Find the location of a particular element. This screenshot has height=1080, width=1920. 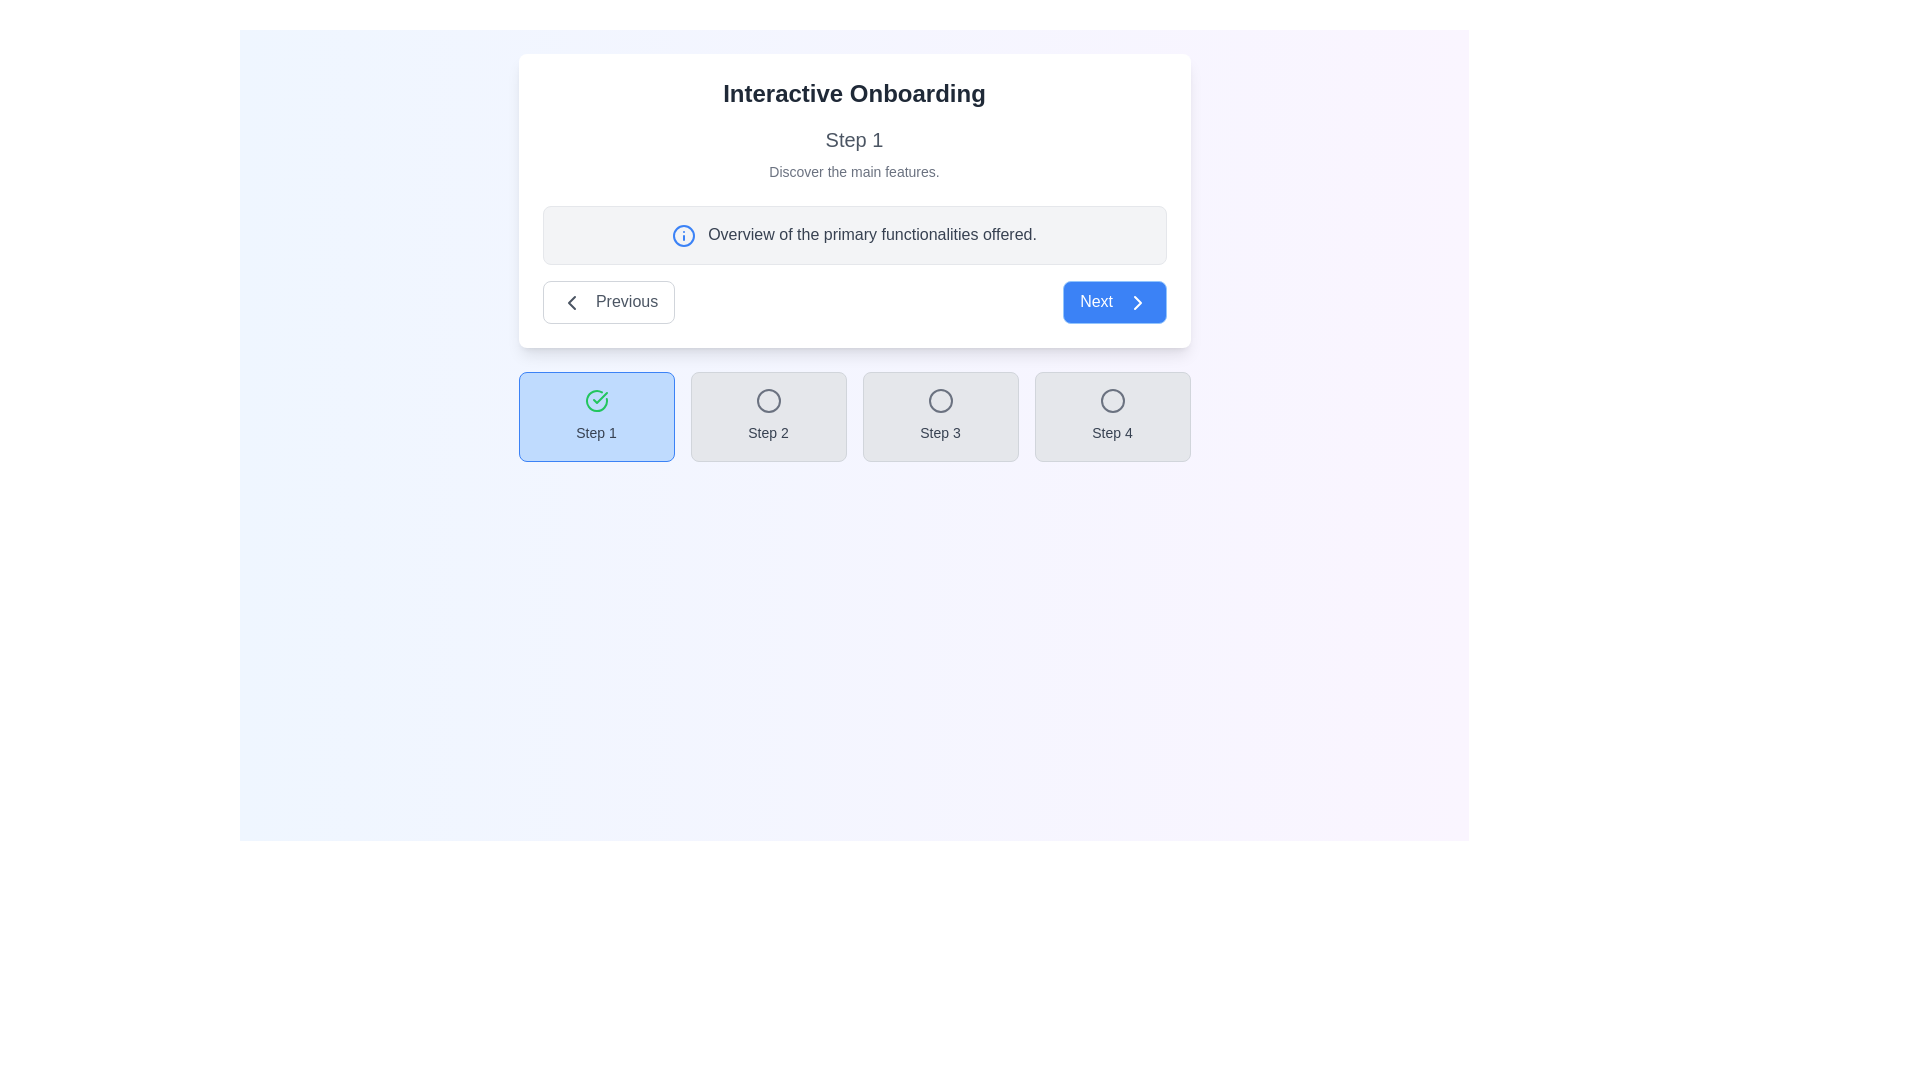

the second navigation button on the right side below the instructional text is located at coordinates (1113, 302).